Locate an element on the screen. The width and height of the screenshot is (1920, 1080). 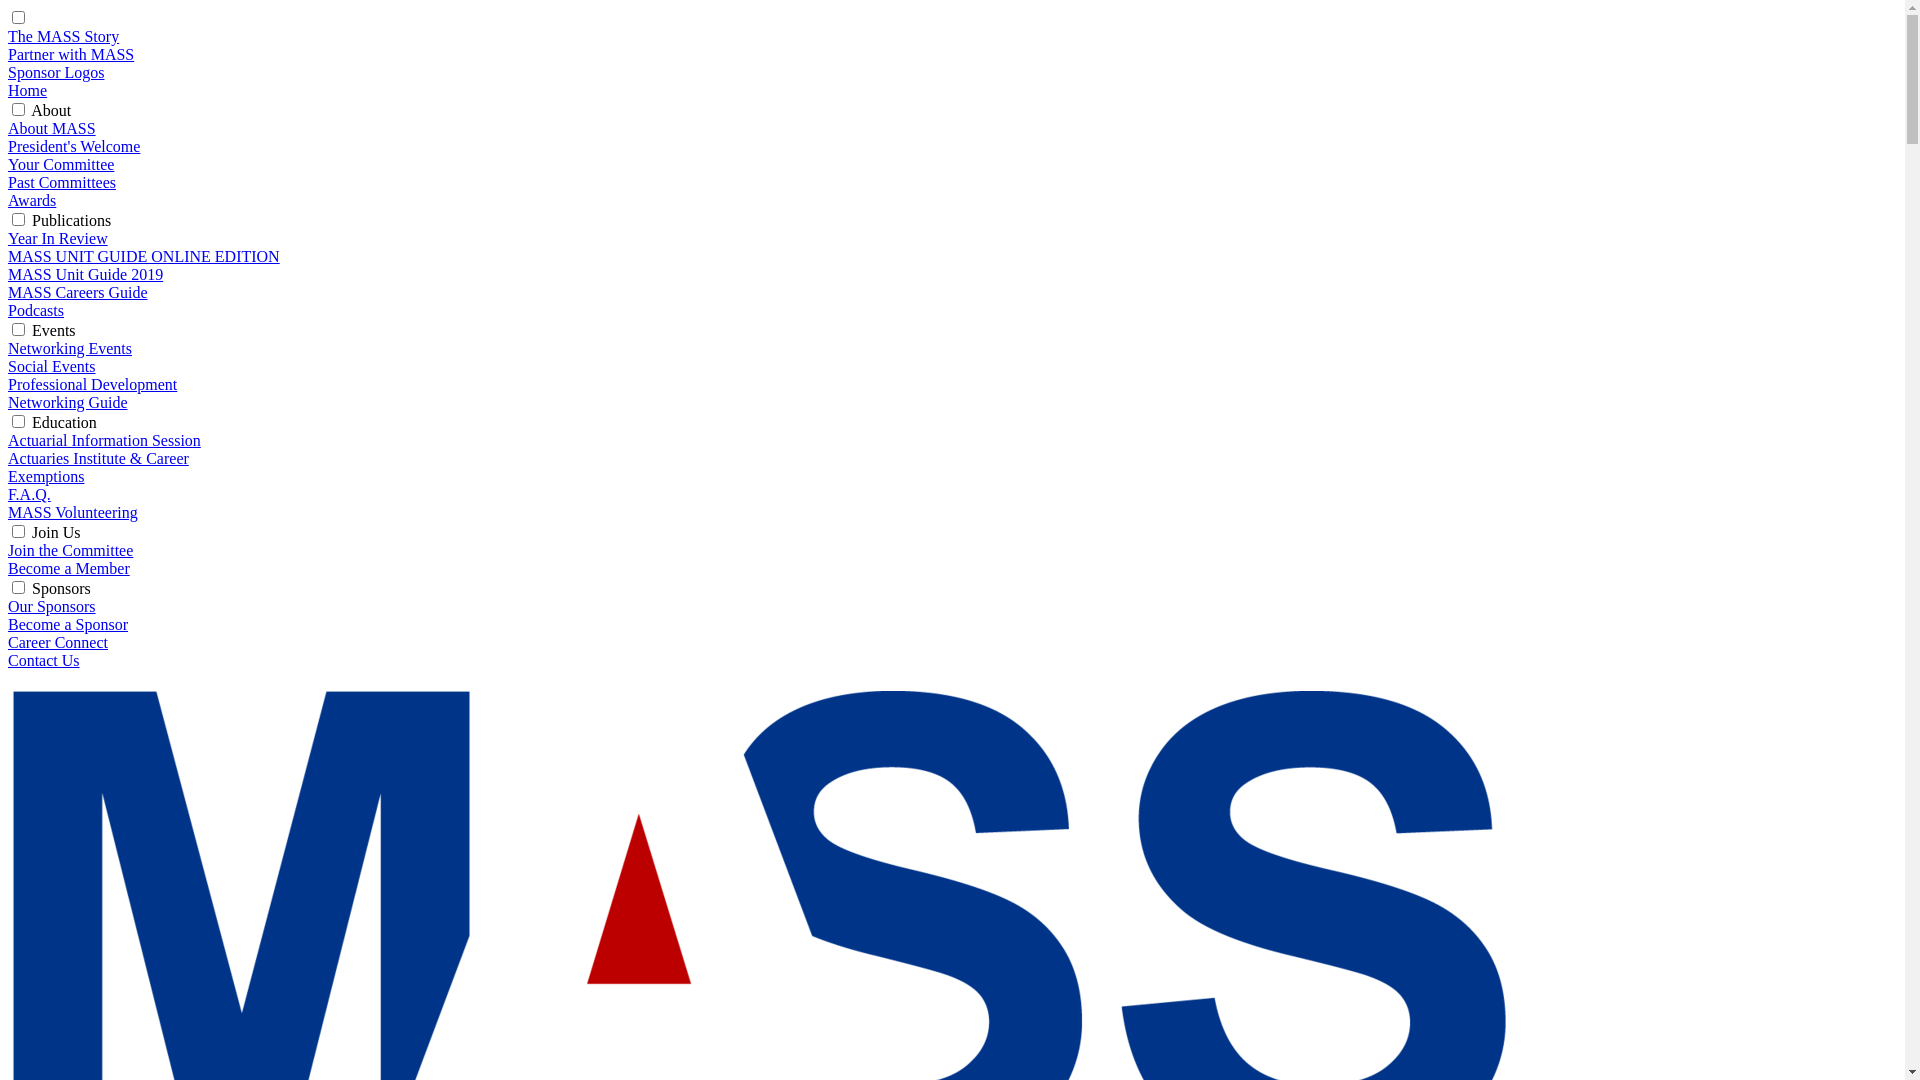
'Actuaries Institute & Career' is located at coordinates (97, 458).